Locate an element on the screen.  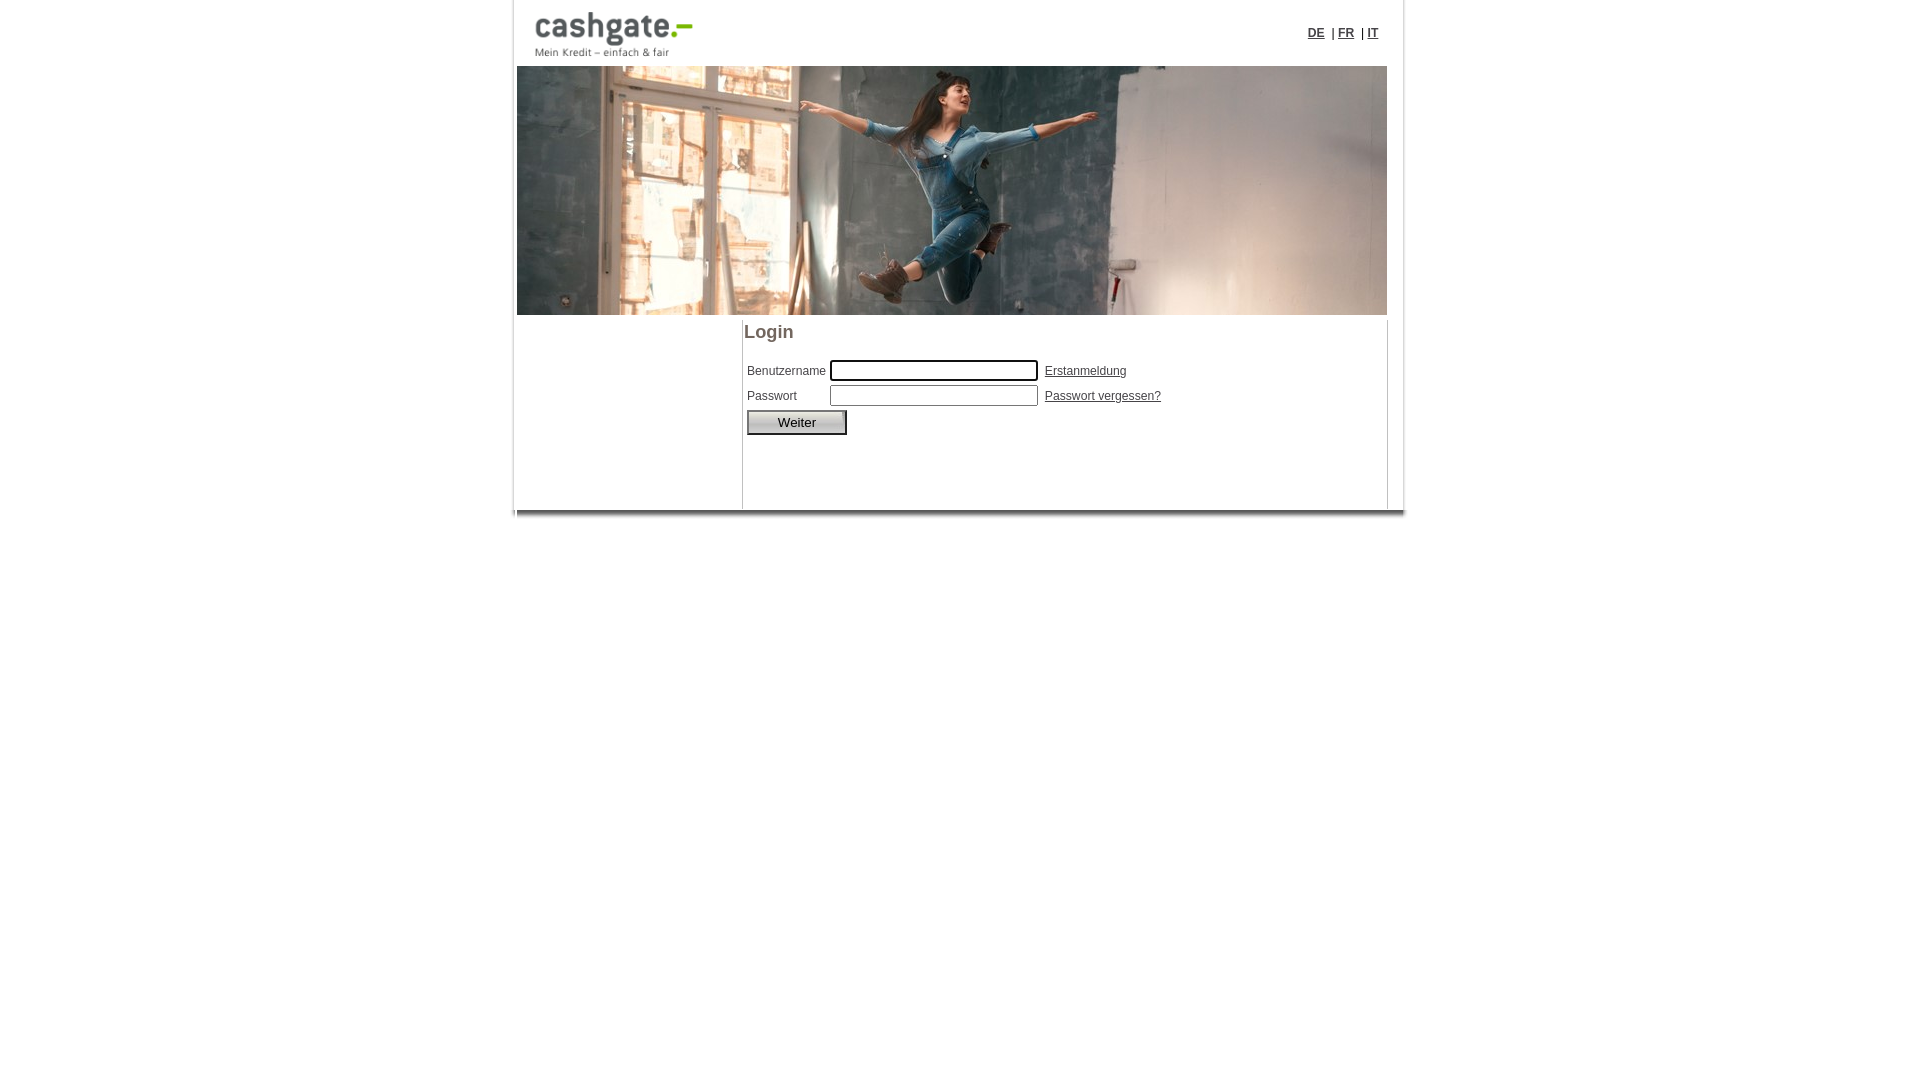
'IT' is located at coordinates (1372, 33).